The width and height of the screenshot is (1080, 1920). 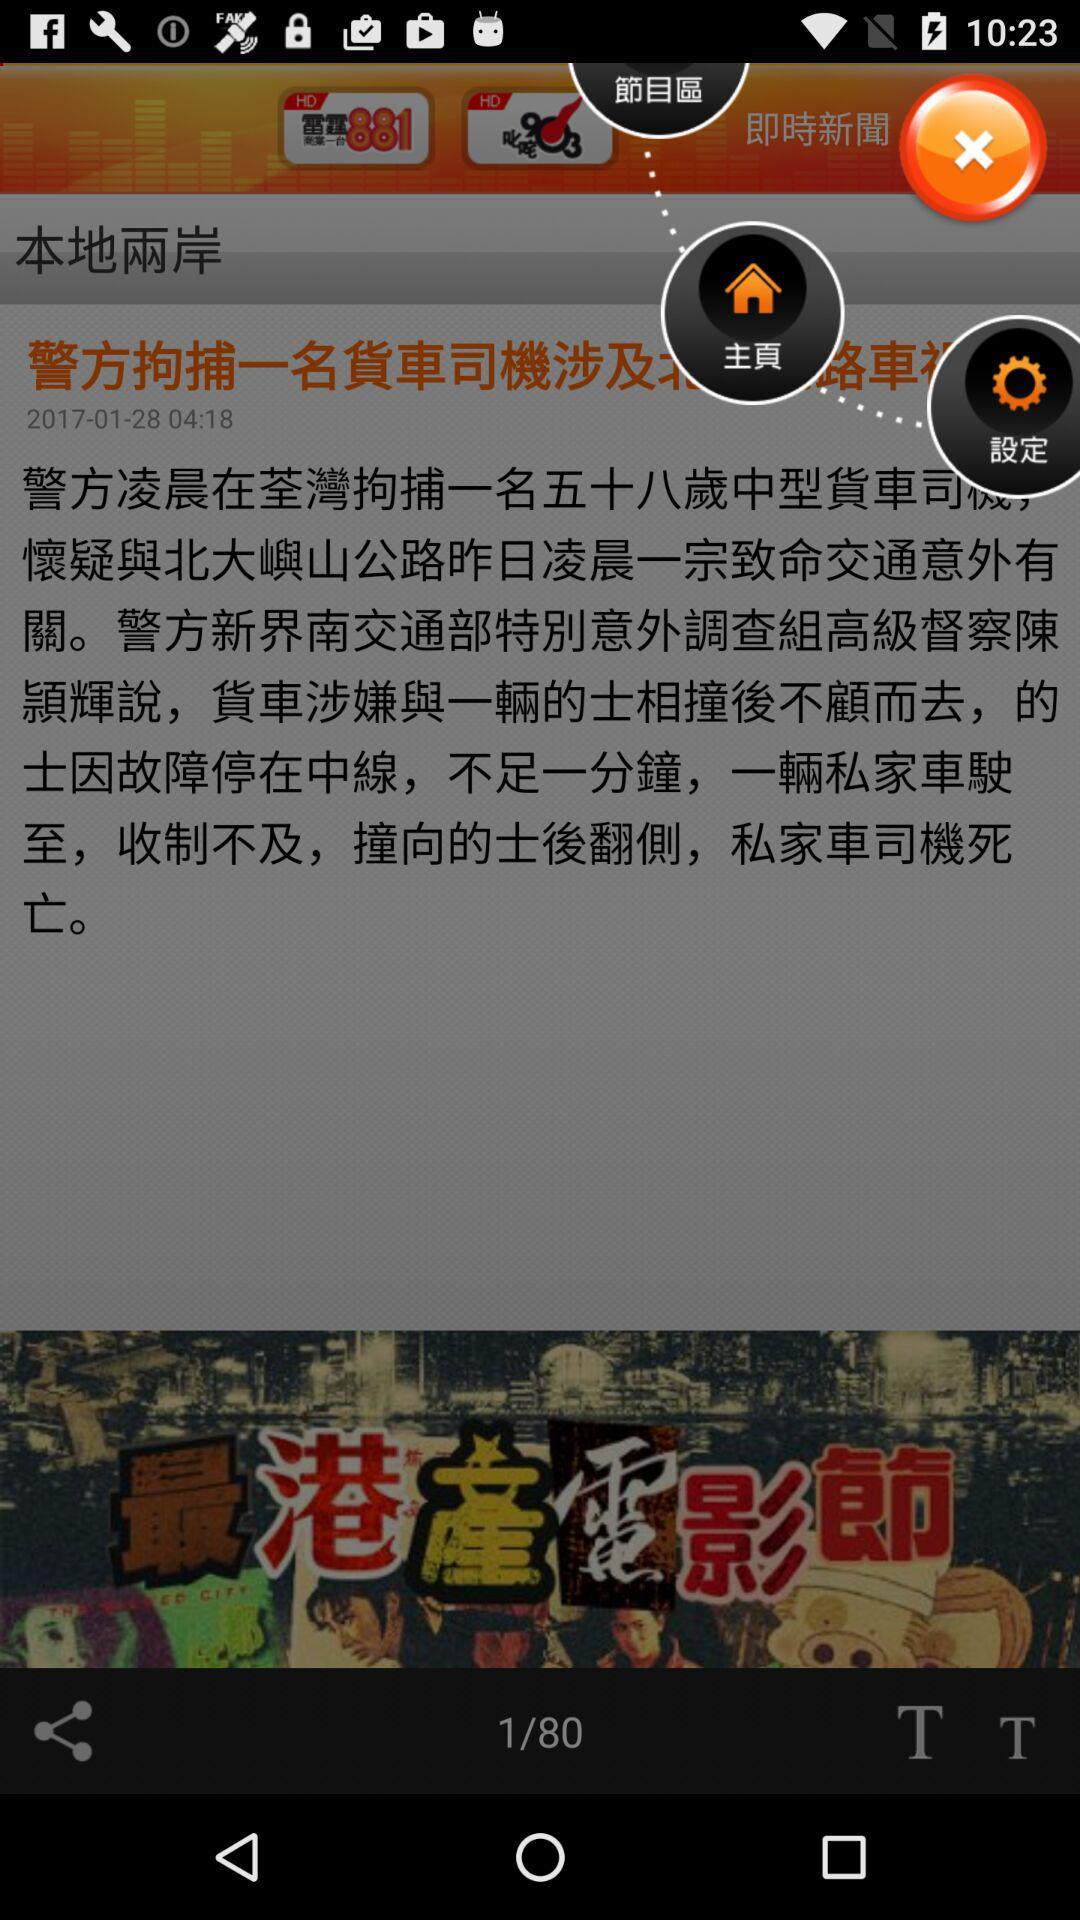 What do you see at coordinates (1003, 405) in the screenshot?
I see `setting` at bounding box center [1003, 405].